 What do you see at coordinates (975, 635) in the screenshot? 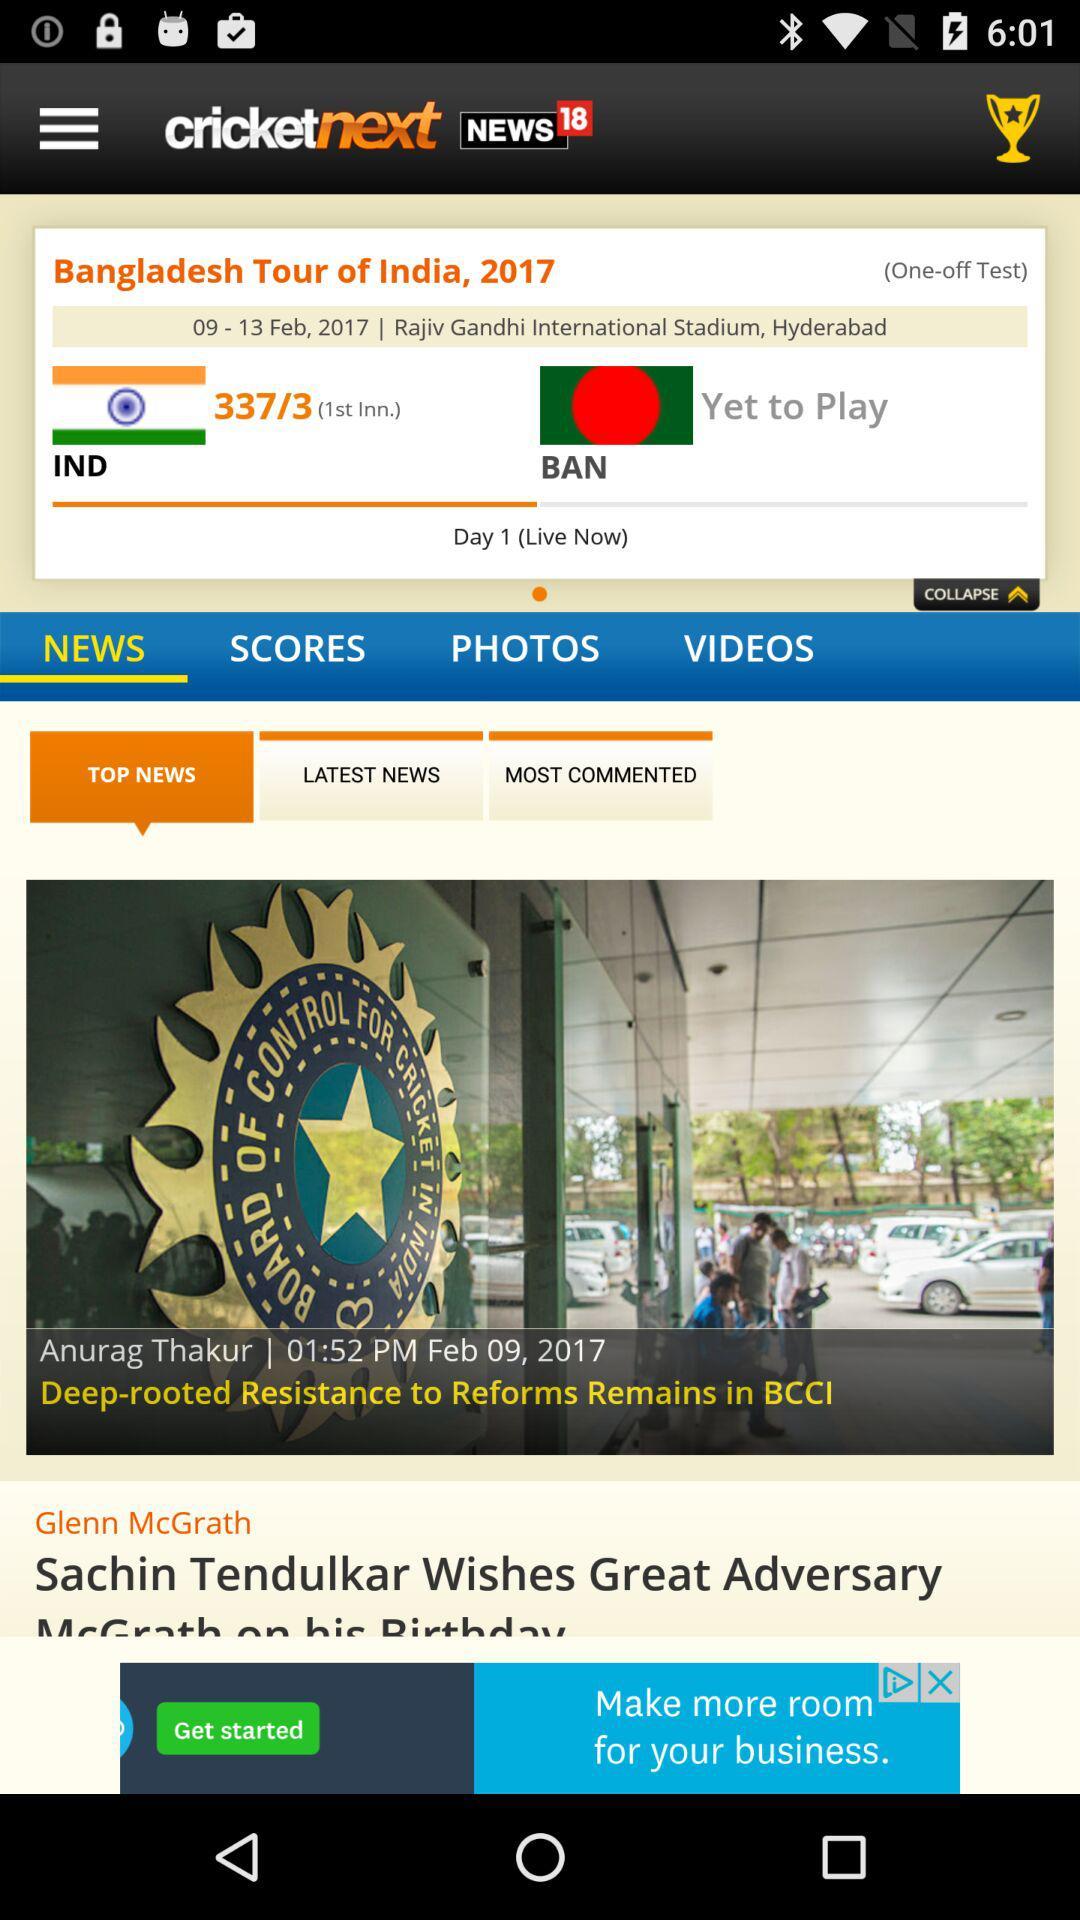
I see `the date_range icon` at bounding box center [975, 635].